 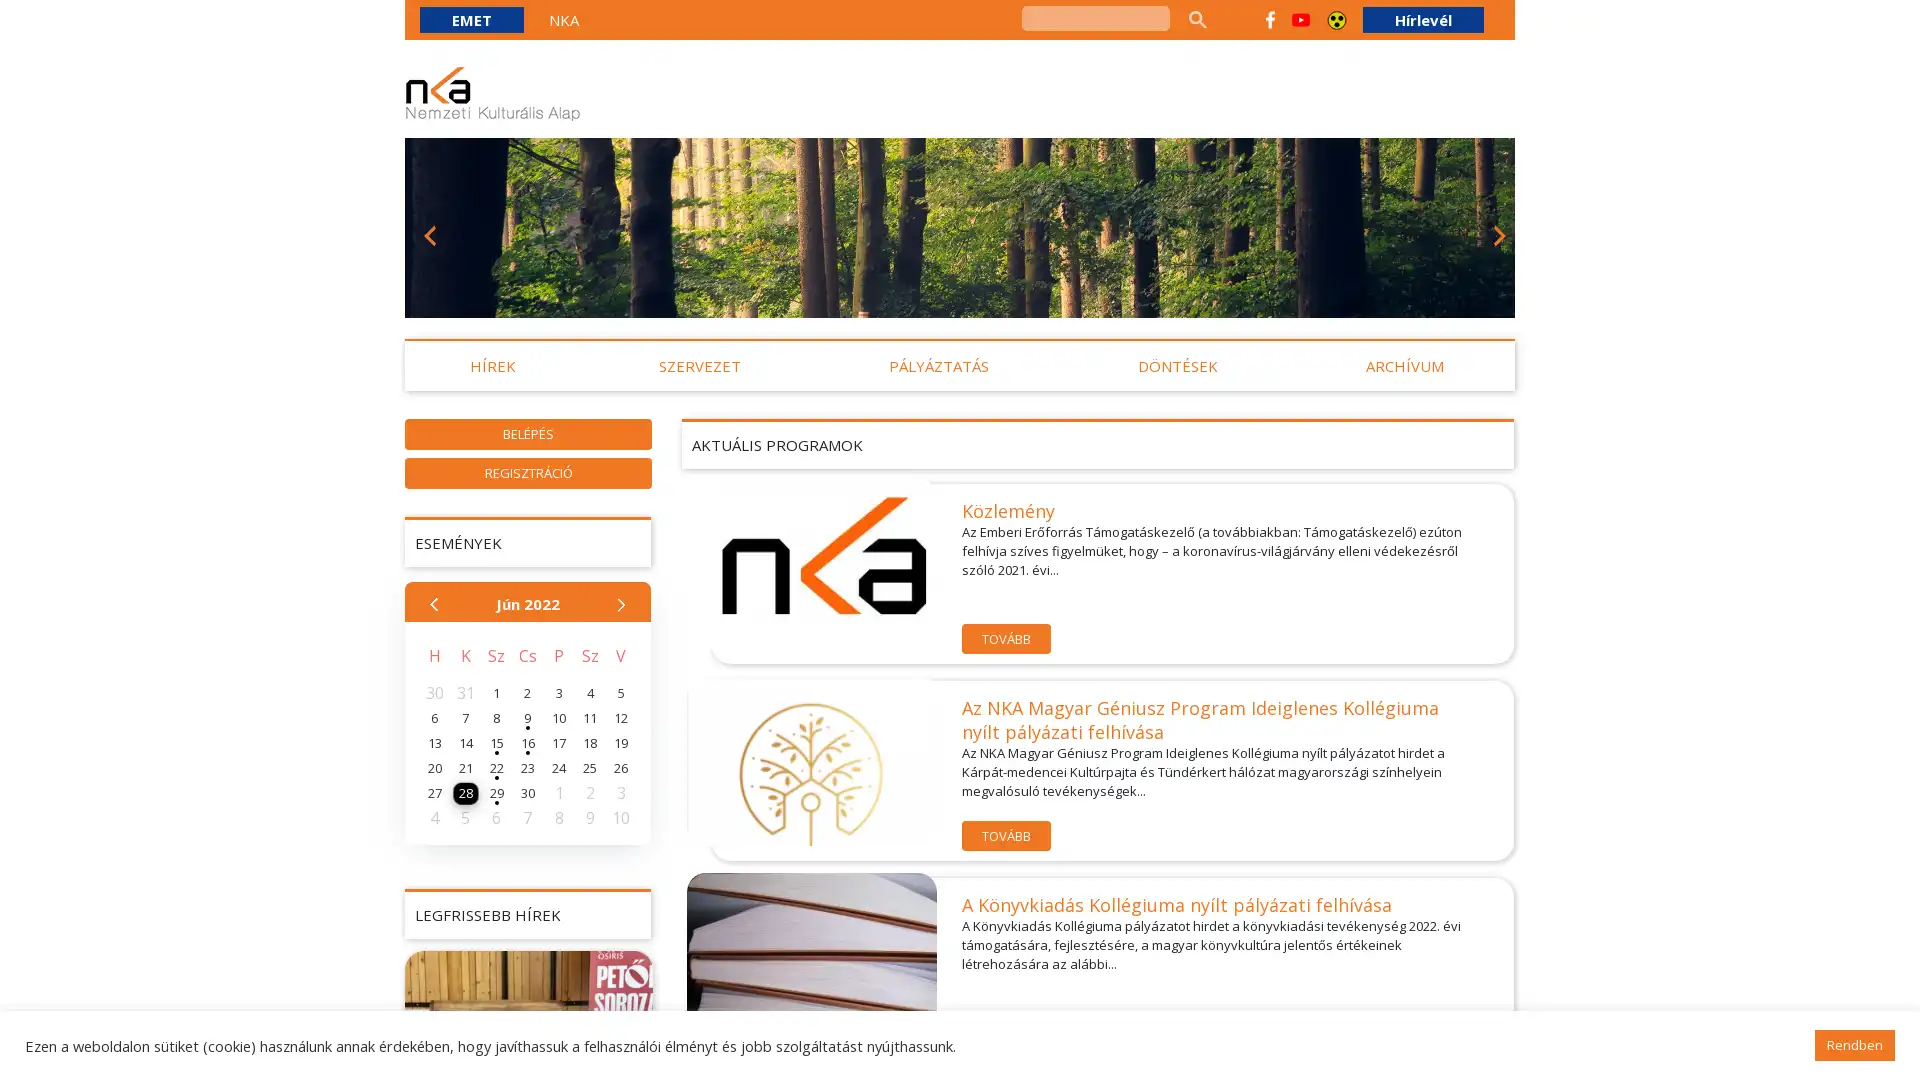 I want to click on SZERVEZET, so click(x=699, y=366).